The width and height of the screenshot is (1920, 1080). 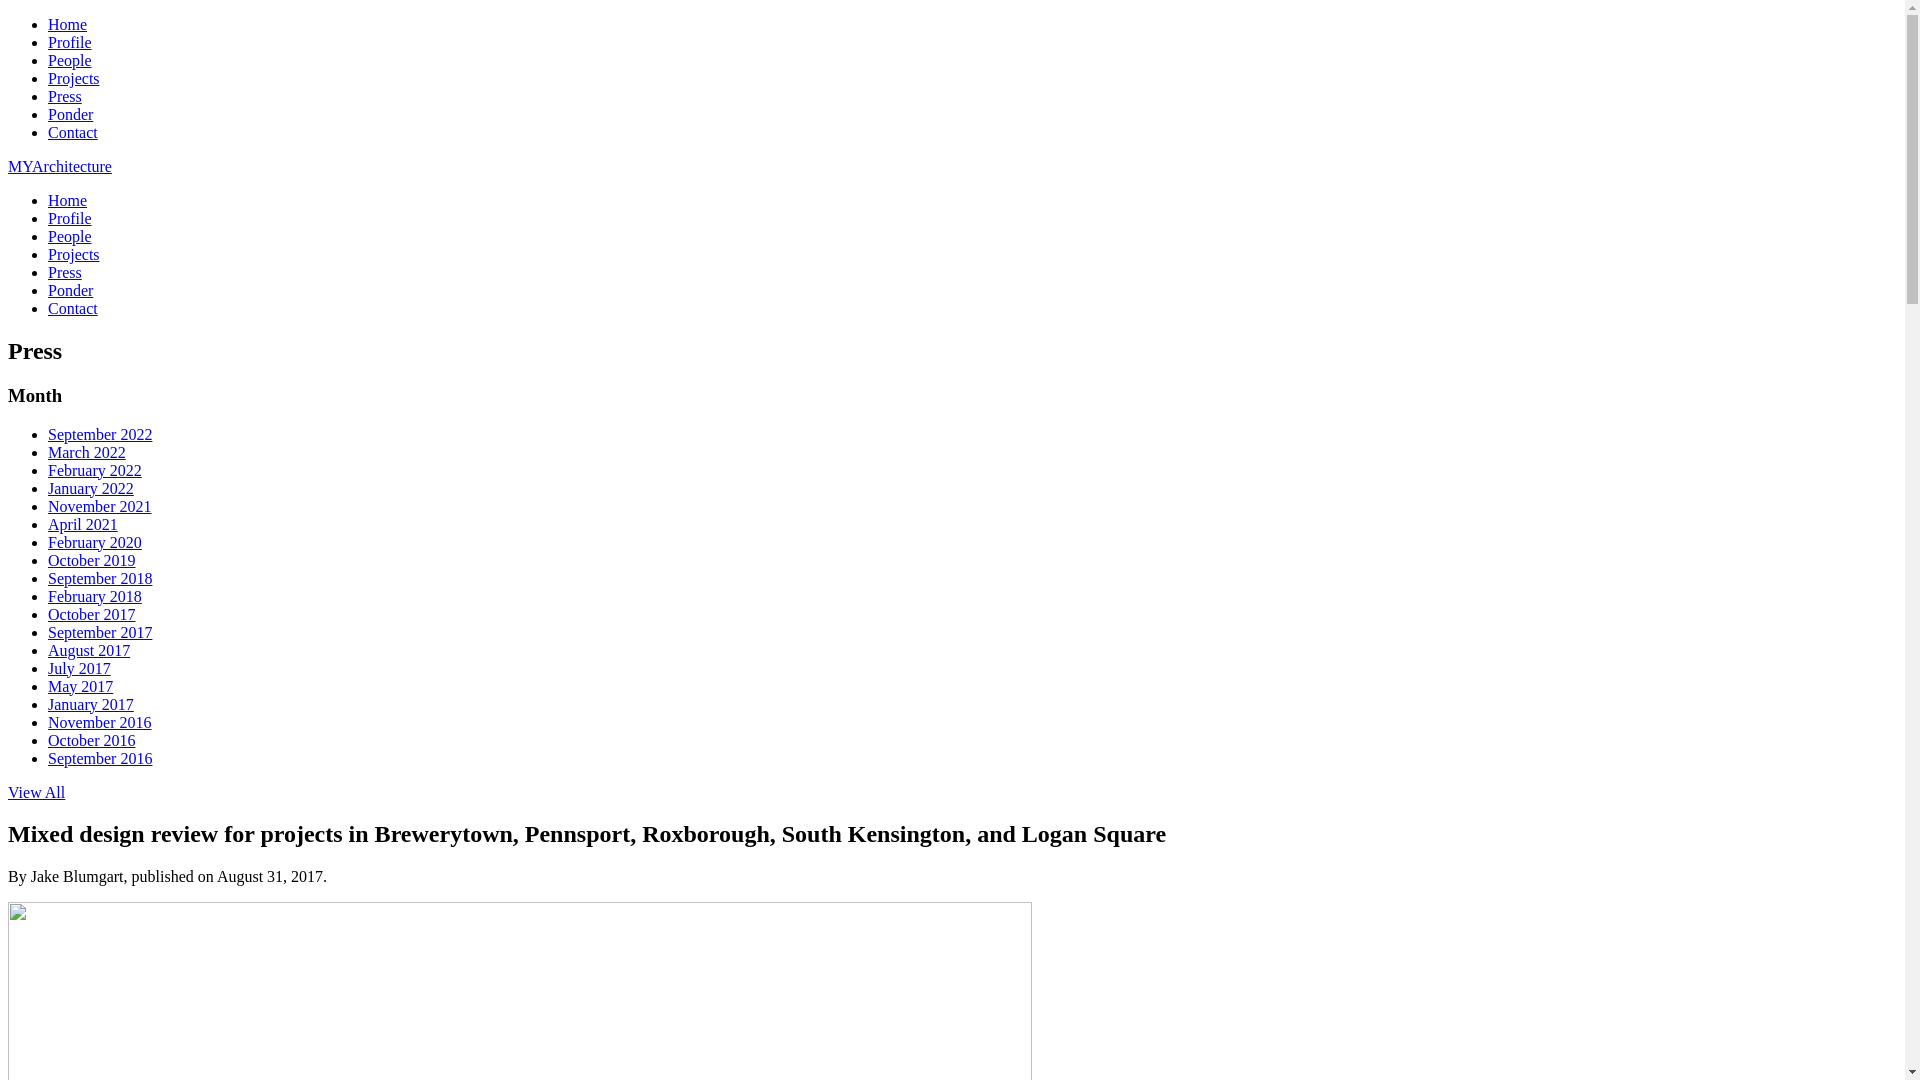 What do you see at coordinates (80, 685) in the screenshot?
I see `'May 2017'` at bounding box center [80, 685].